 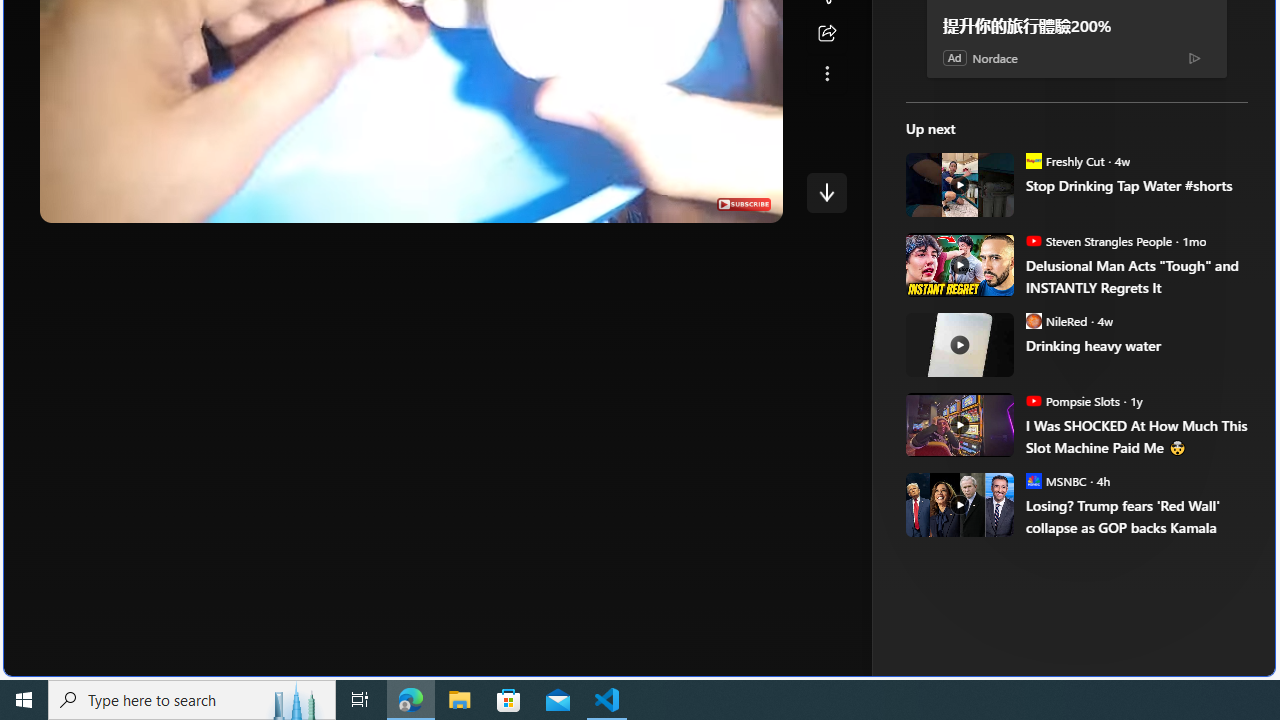 What do you see at coordinates (1055, 480) in the screenshot?
I see `'MSNBC MSNBC'` at bounding box center [1055, 480].